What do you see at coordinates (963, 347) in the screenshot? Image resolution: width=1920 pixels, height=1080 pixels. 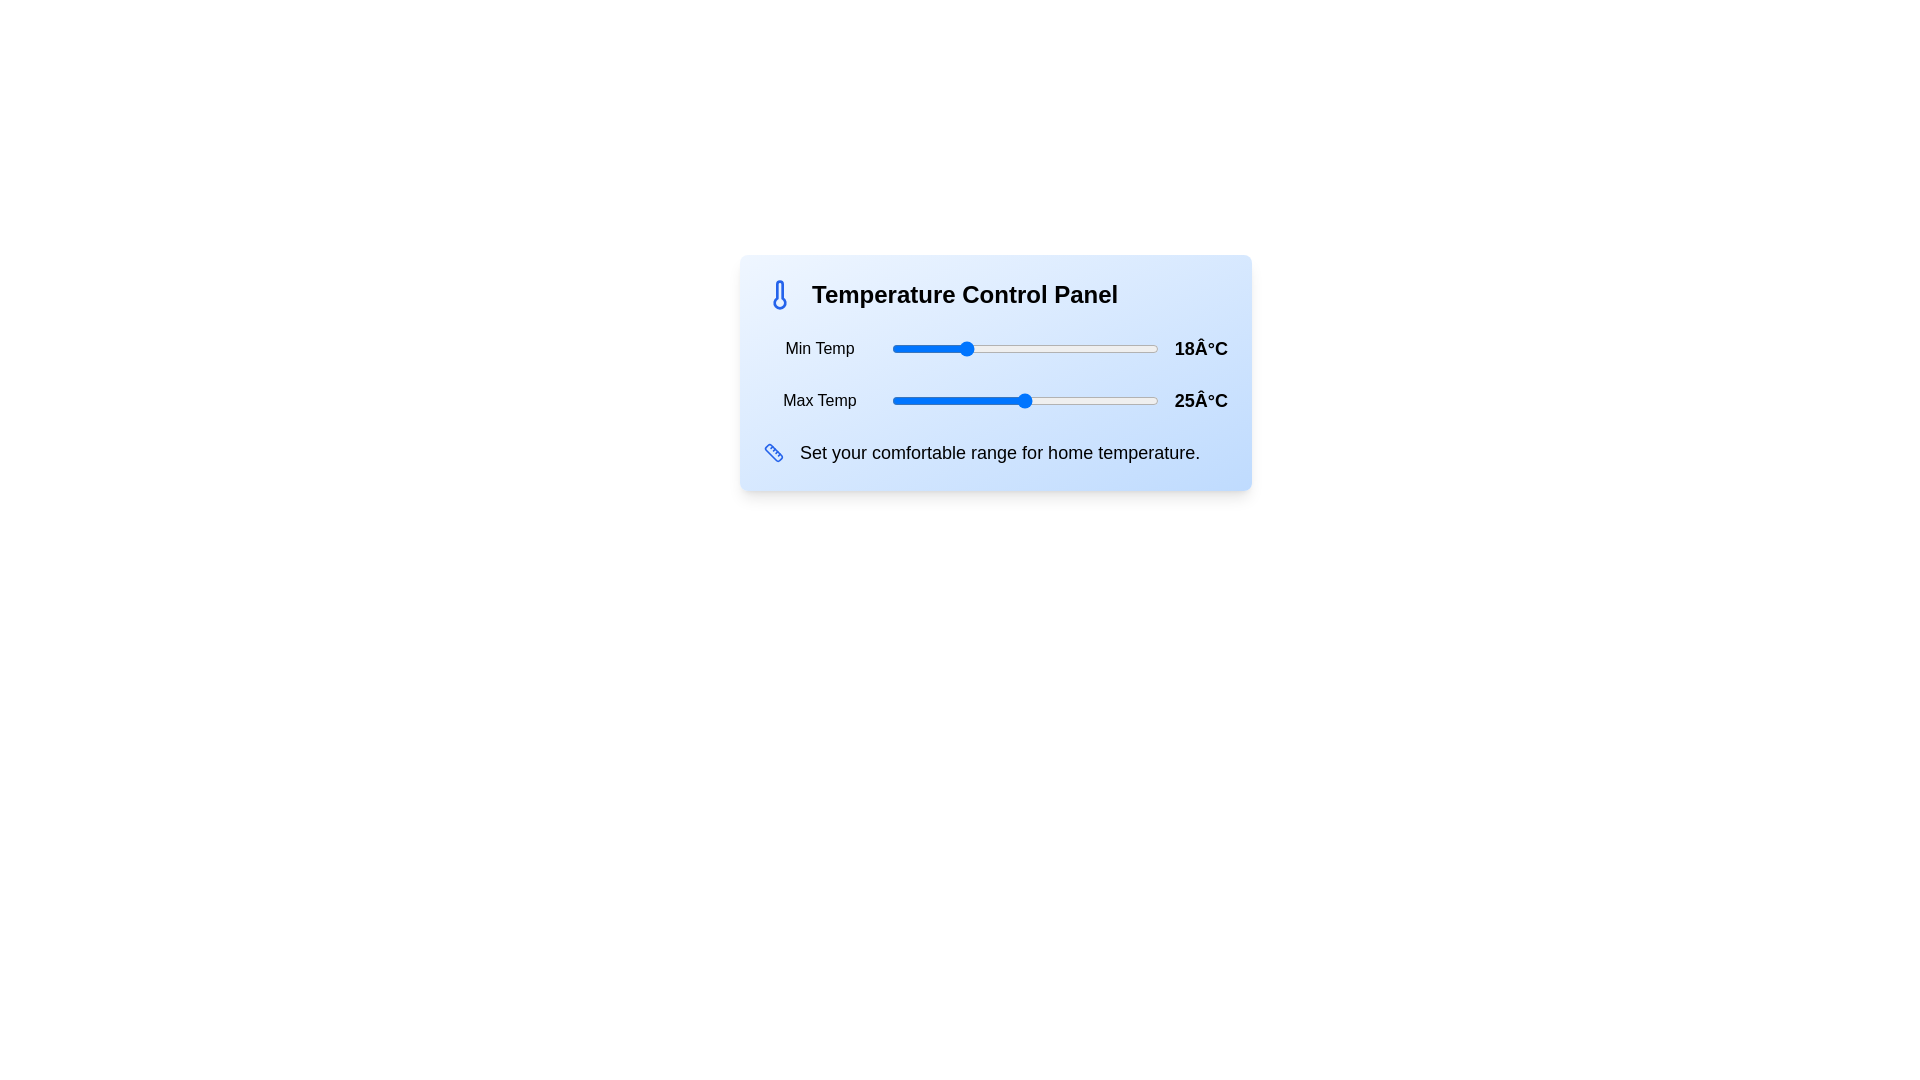 I see `the temperature slider to set the temperature to 18°C` at bounding box center [963, 347].